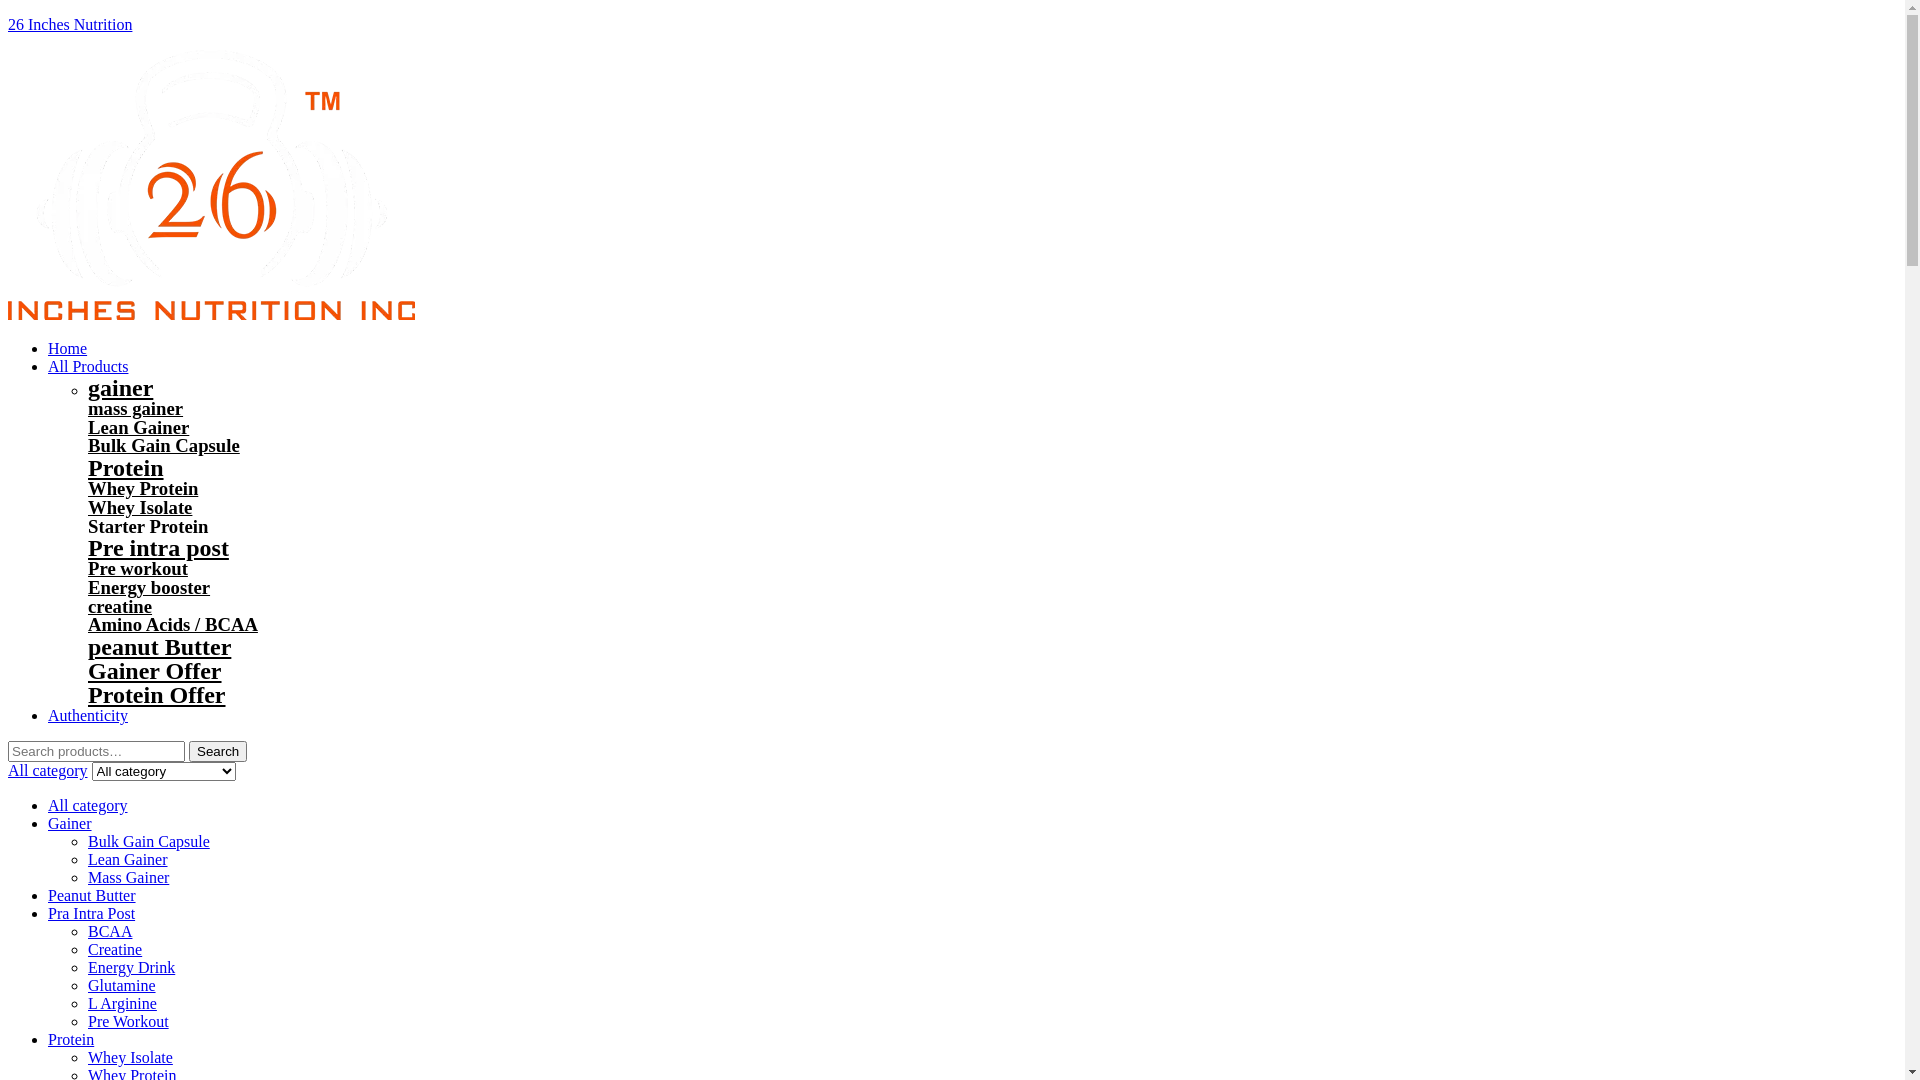 The width and height of the screenshot is (1920, 1080). What do you see at coordinates (147, 586) in the screenshot?
I see `'Energy booster'` at bounding box center [147, 586].